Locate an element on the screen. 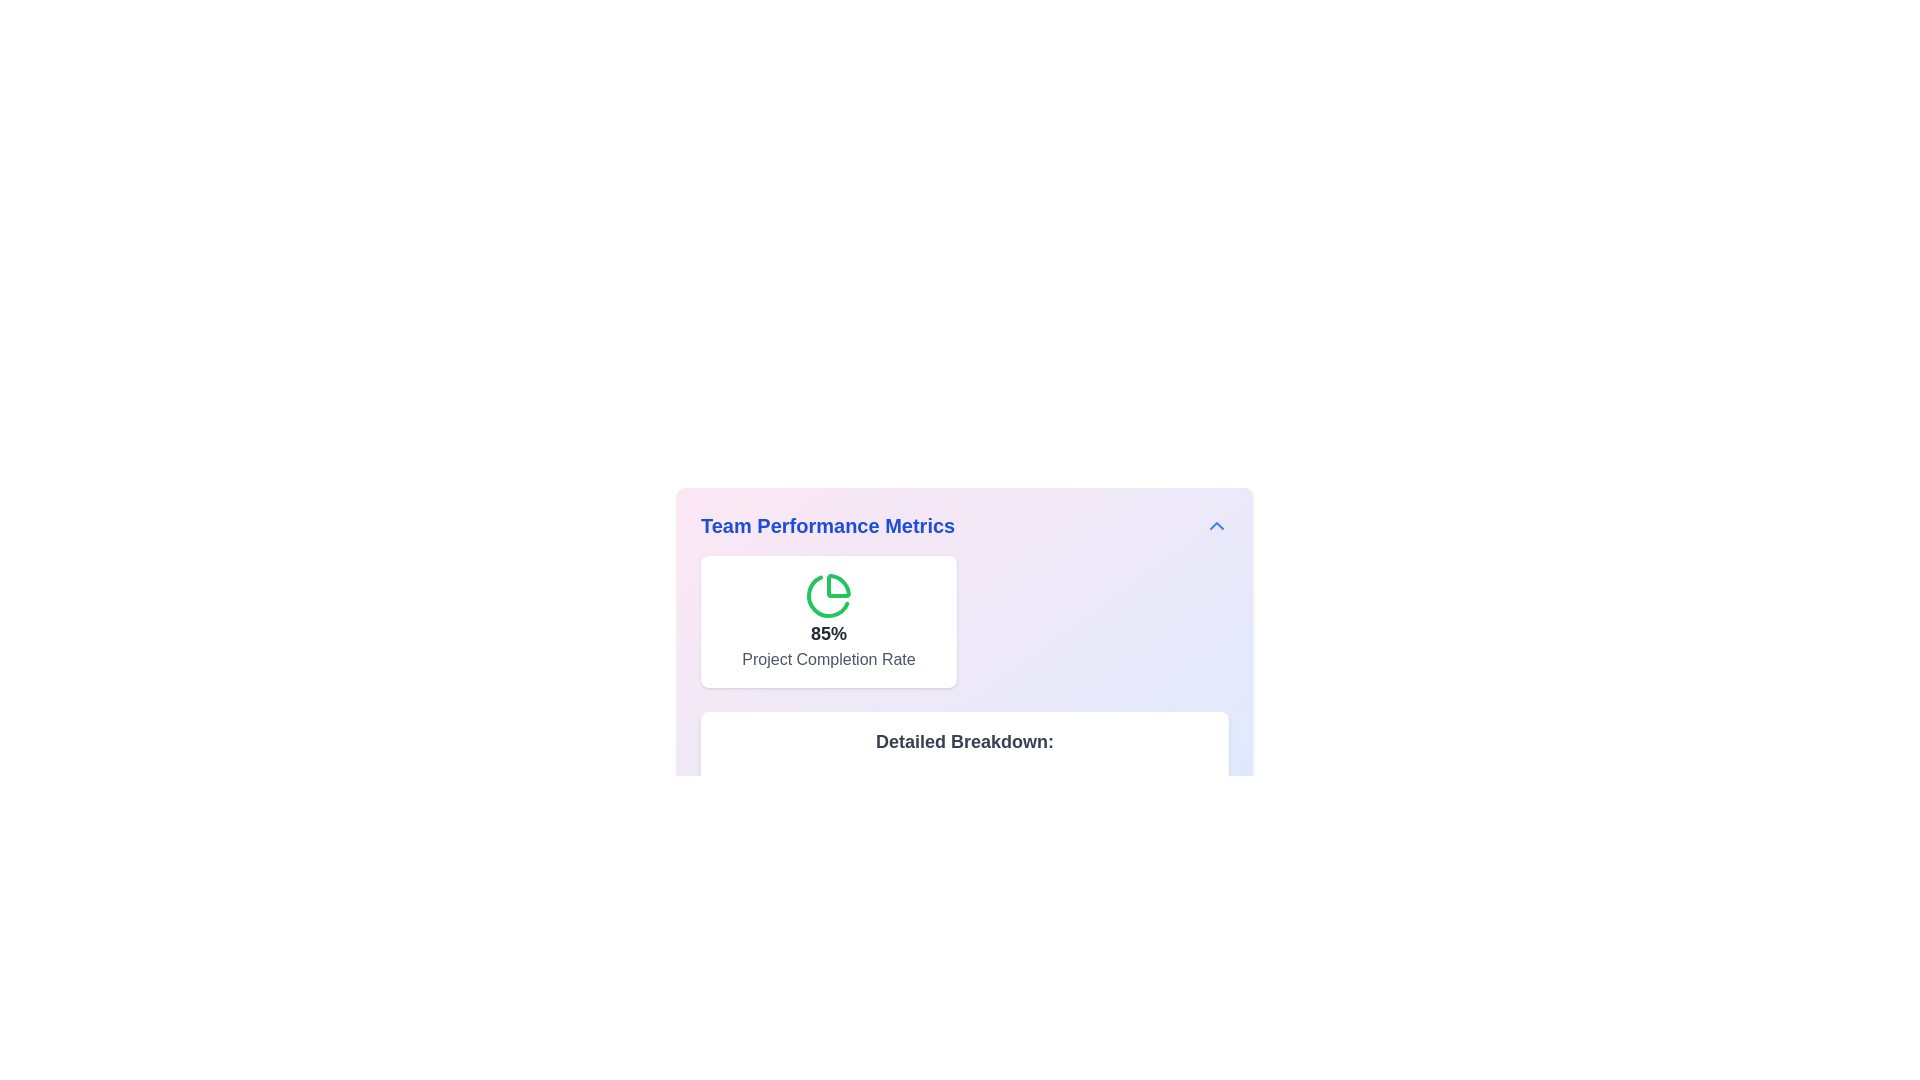  header text 'Team Performance Metrics' which is styled as large and bold, positioned at the top of the performance data section is located at coordinates (828, 524).